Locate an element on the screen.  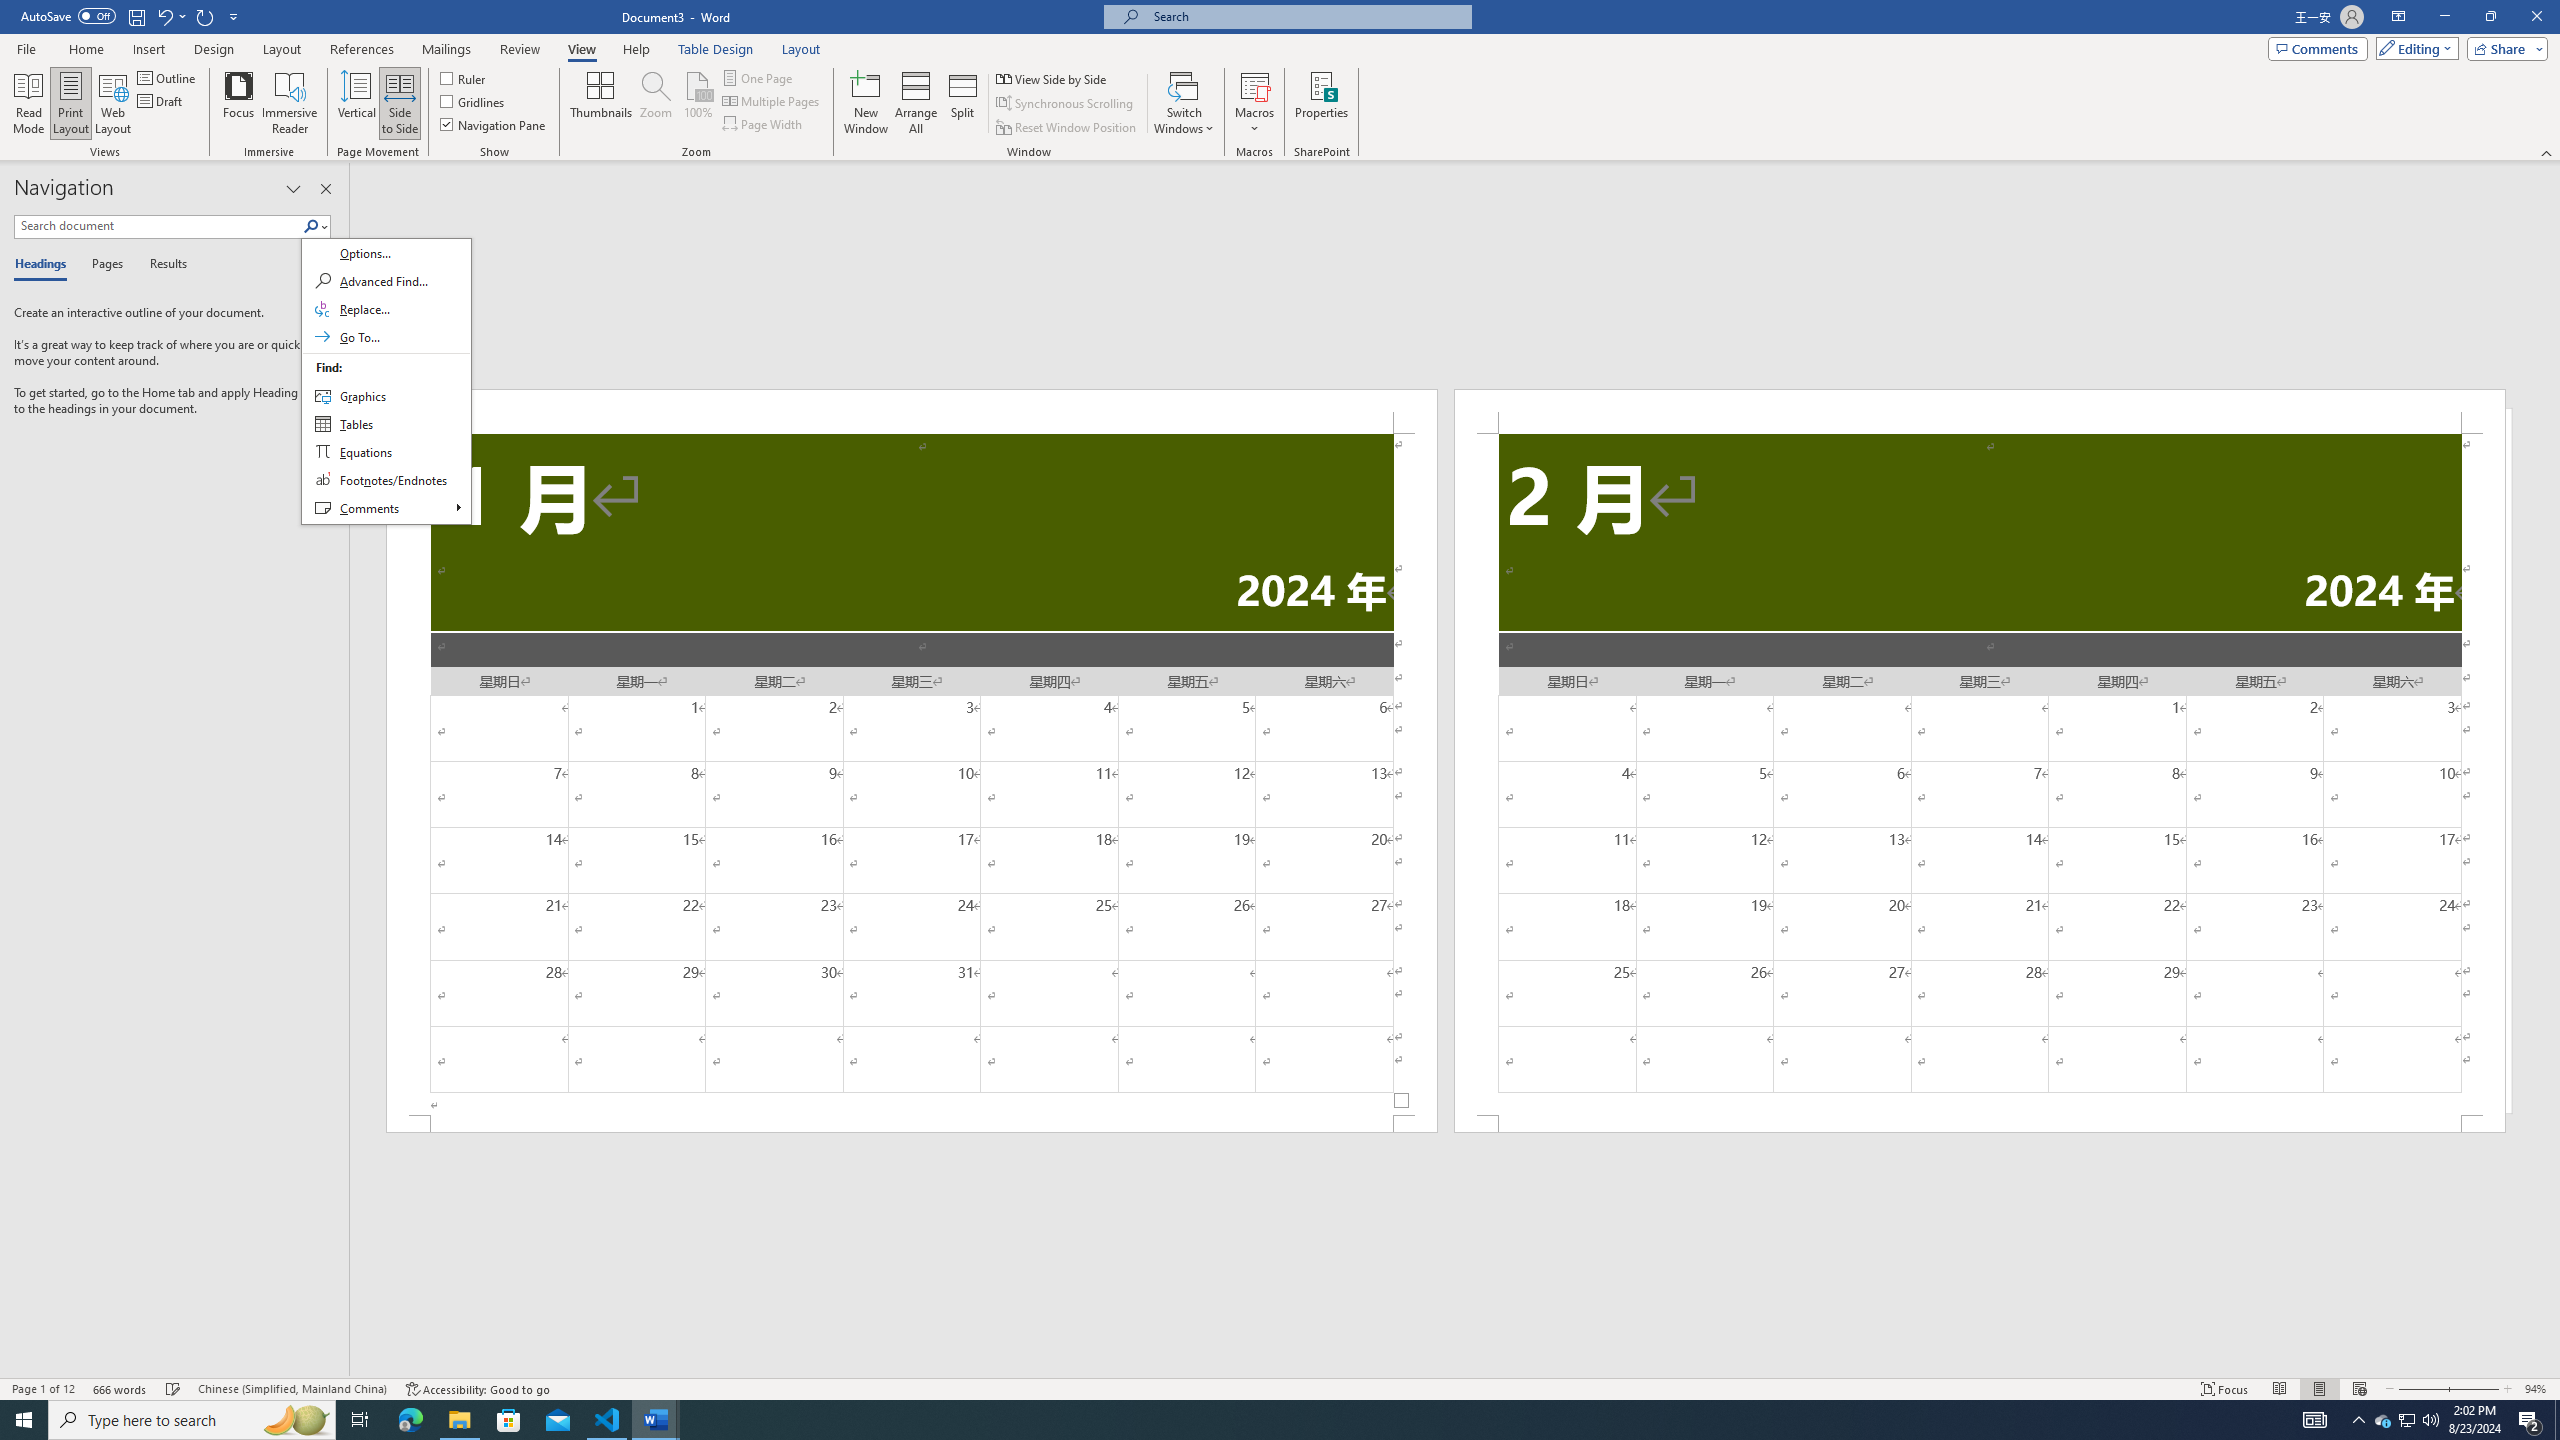
'Show desktop' is located at coordinates (2556, 1418).